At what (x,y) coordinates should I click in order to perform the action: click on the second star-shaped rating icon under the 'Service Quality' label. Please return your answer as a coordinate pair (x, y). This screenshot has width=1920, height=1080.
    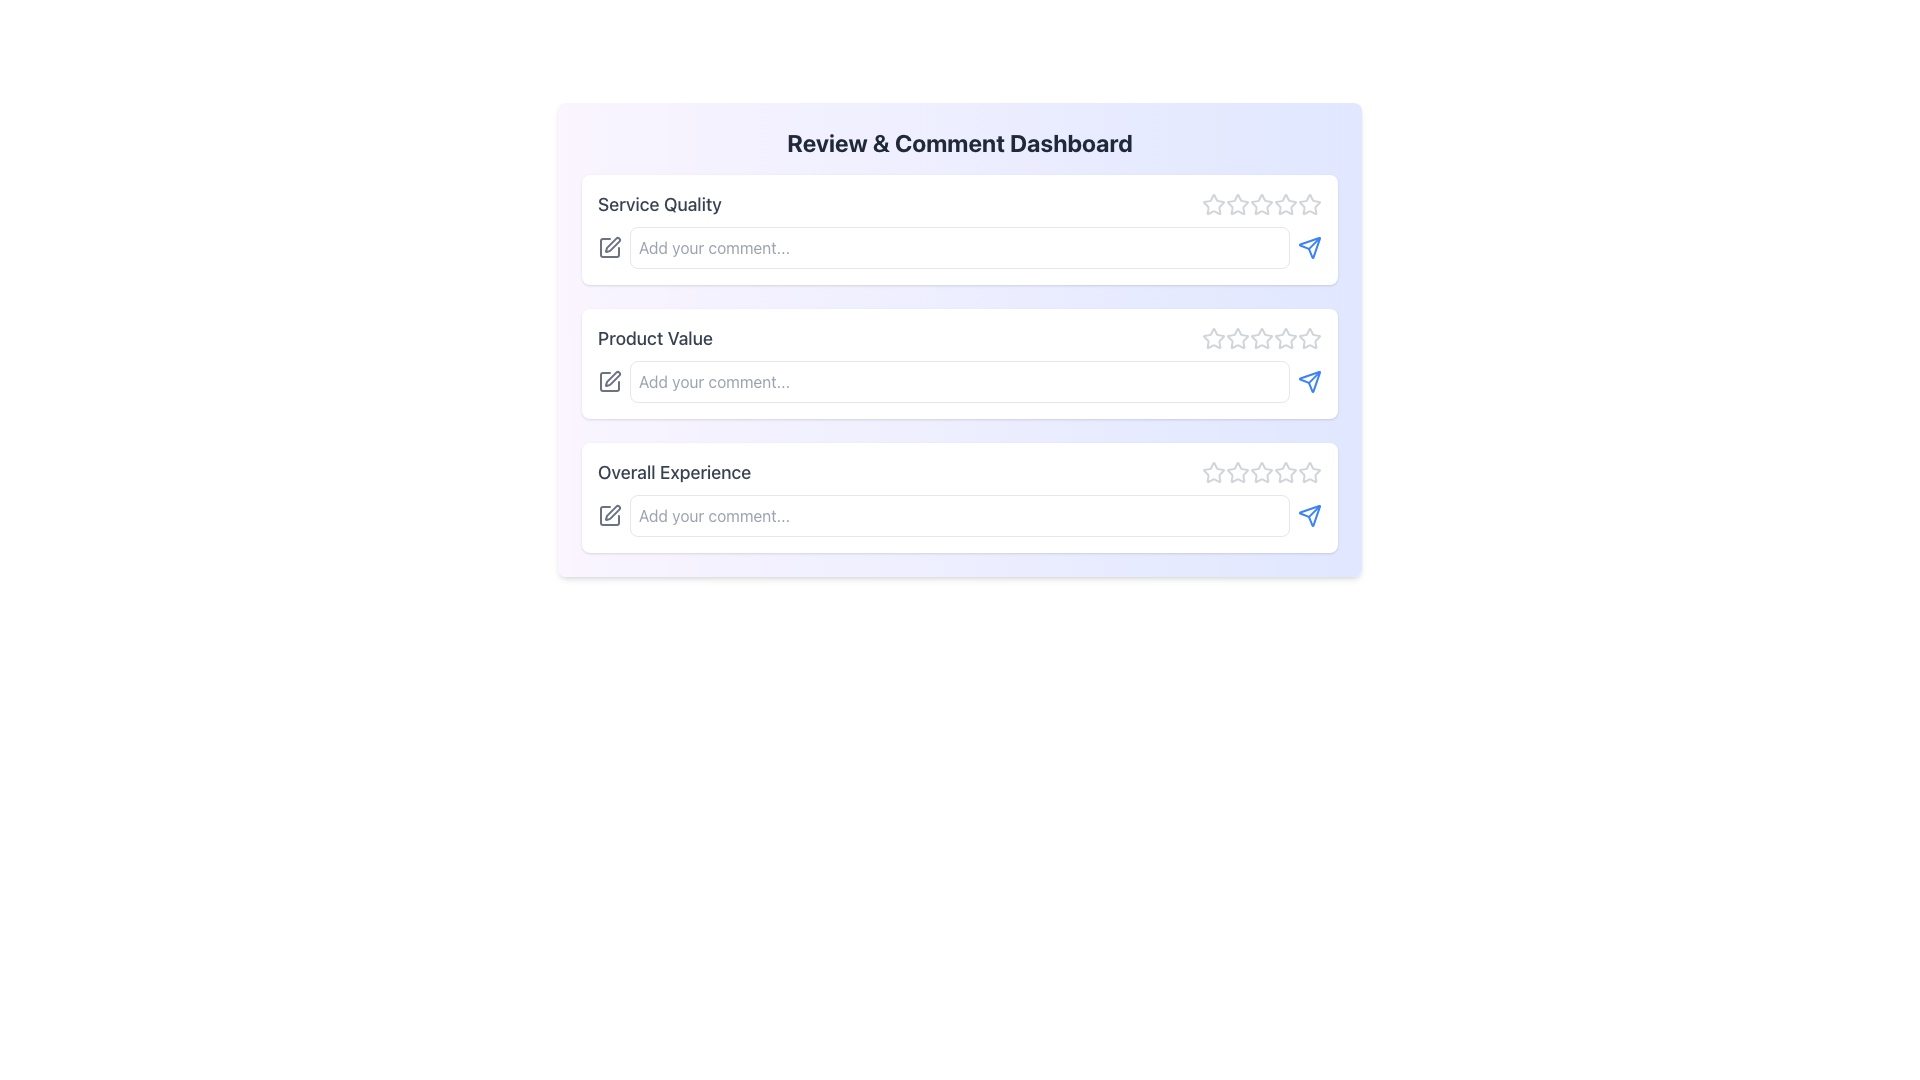
    Looking at the image, I should click on (1261, 204).